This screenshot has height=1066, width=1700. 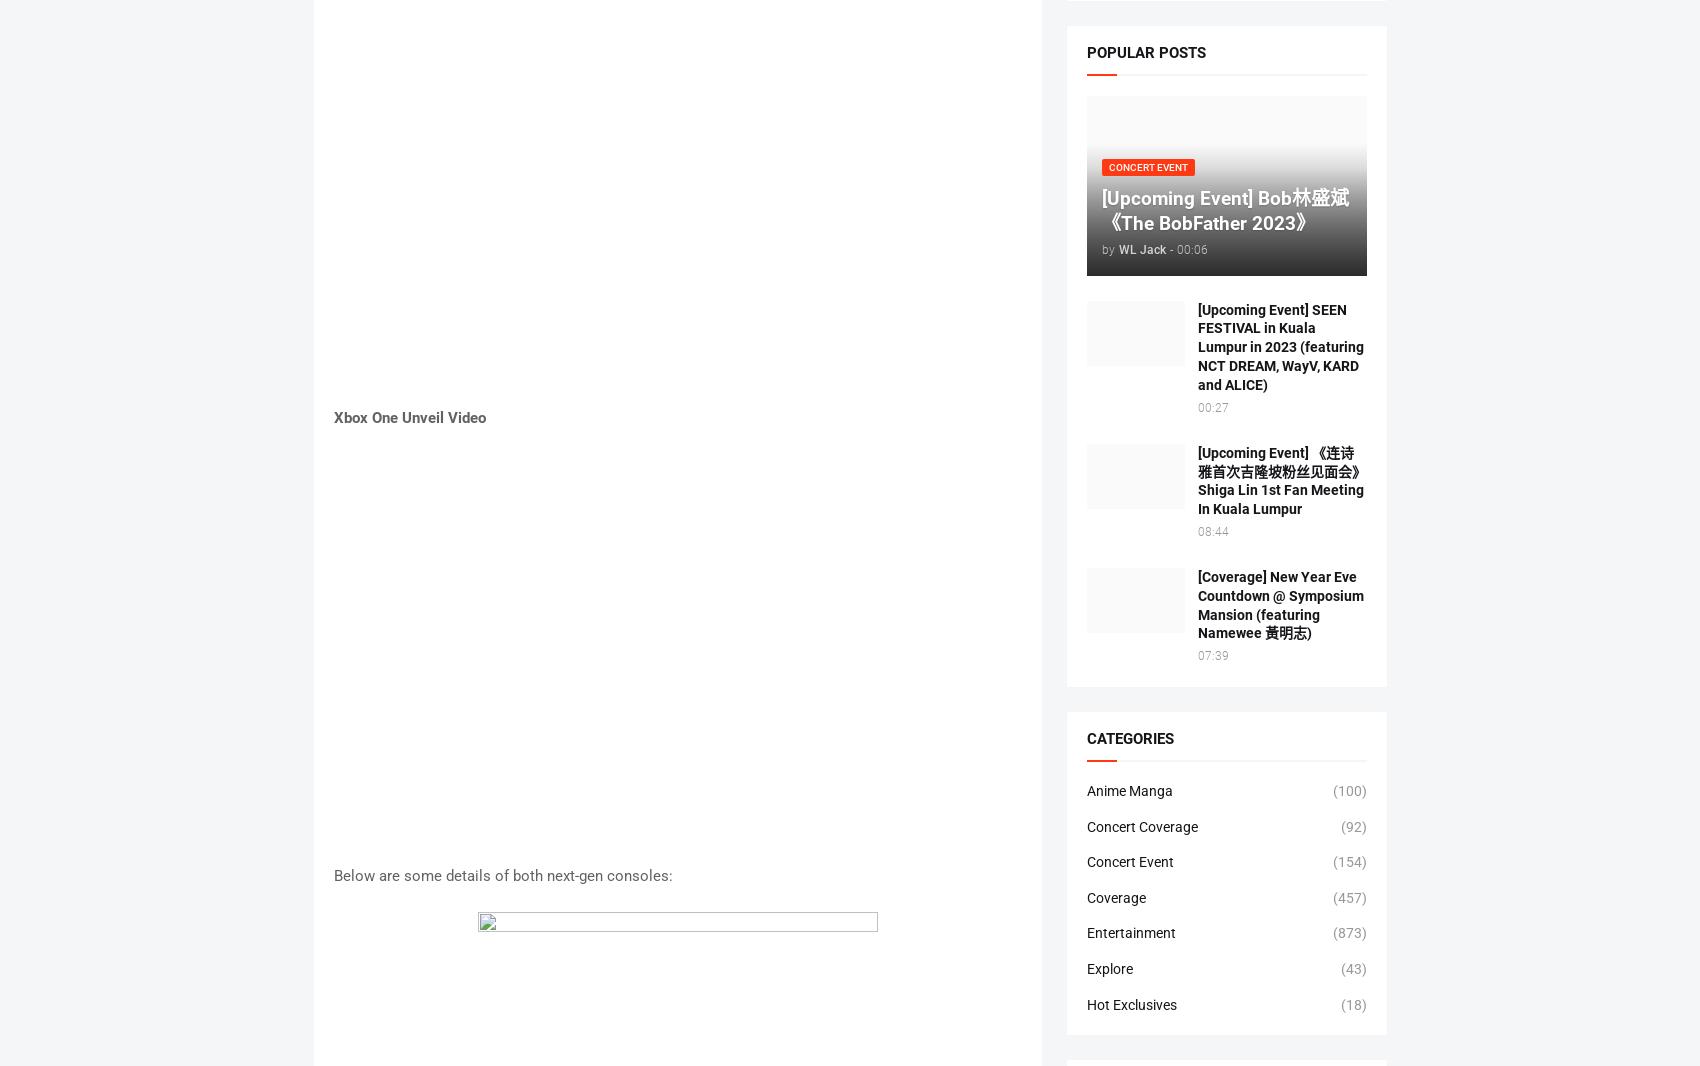 I want to click on '[Upcoming Event] Bob林盛斌《The BobFather 2023》', so click(x=1223, y=209).